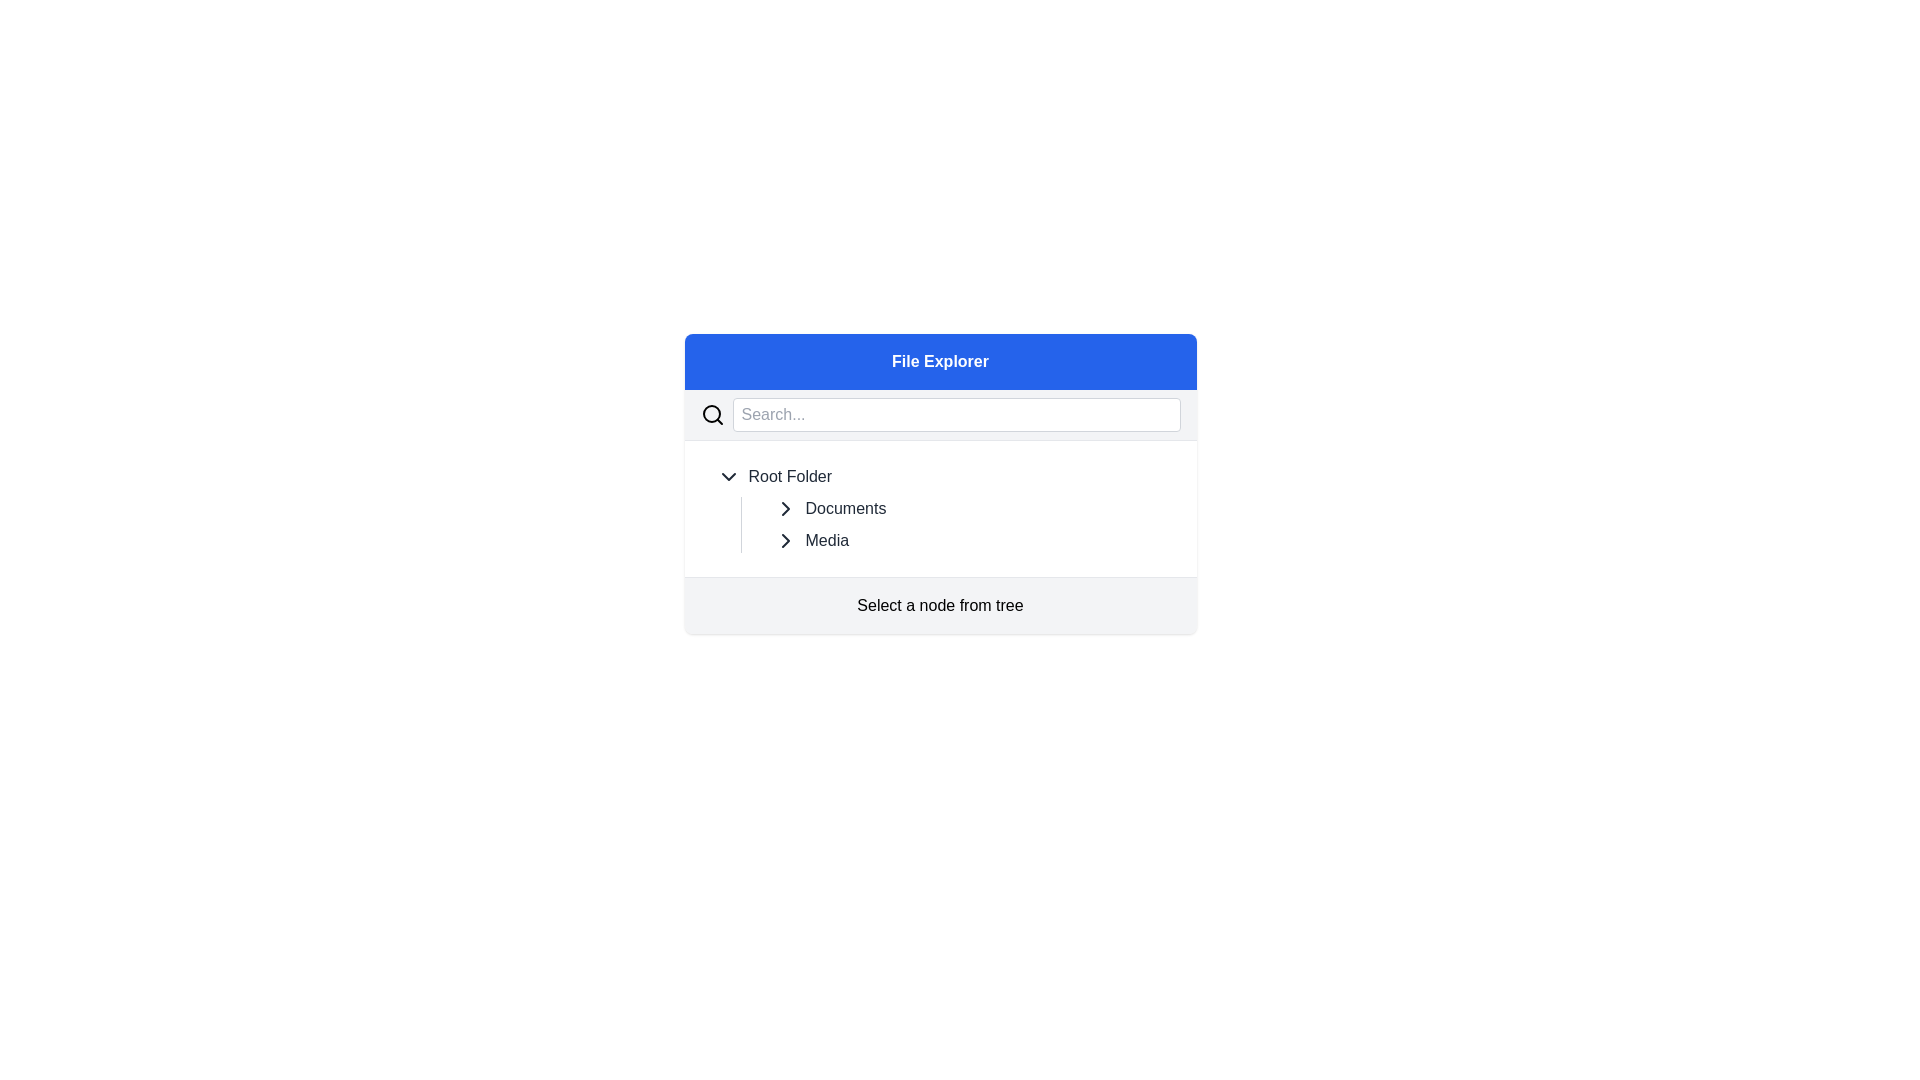 The height and width of the screenshot is (1080, 1920). I want to click on the 'Media' collapsible list item in the navigation tree, so click(977, 540).